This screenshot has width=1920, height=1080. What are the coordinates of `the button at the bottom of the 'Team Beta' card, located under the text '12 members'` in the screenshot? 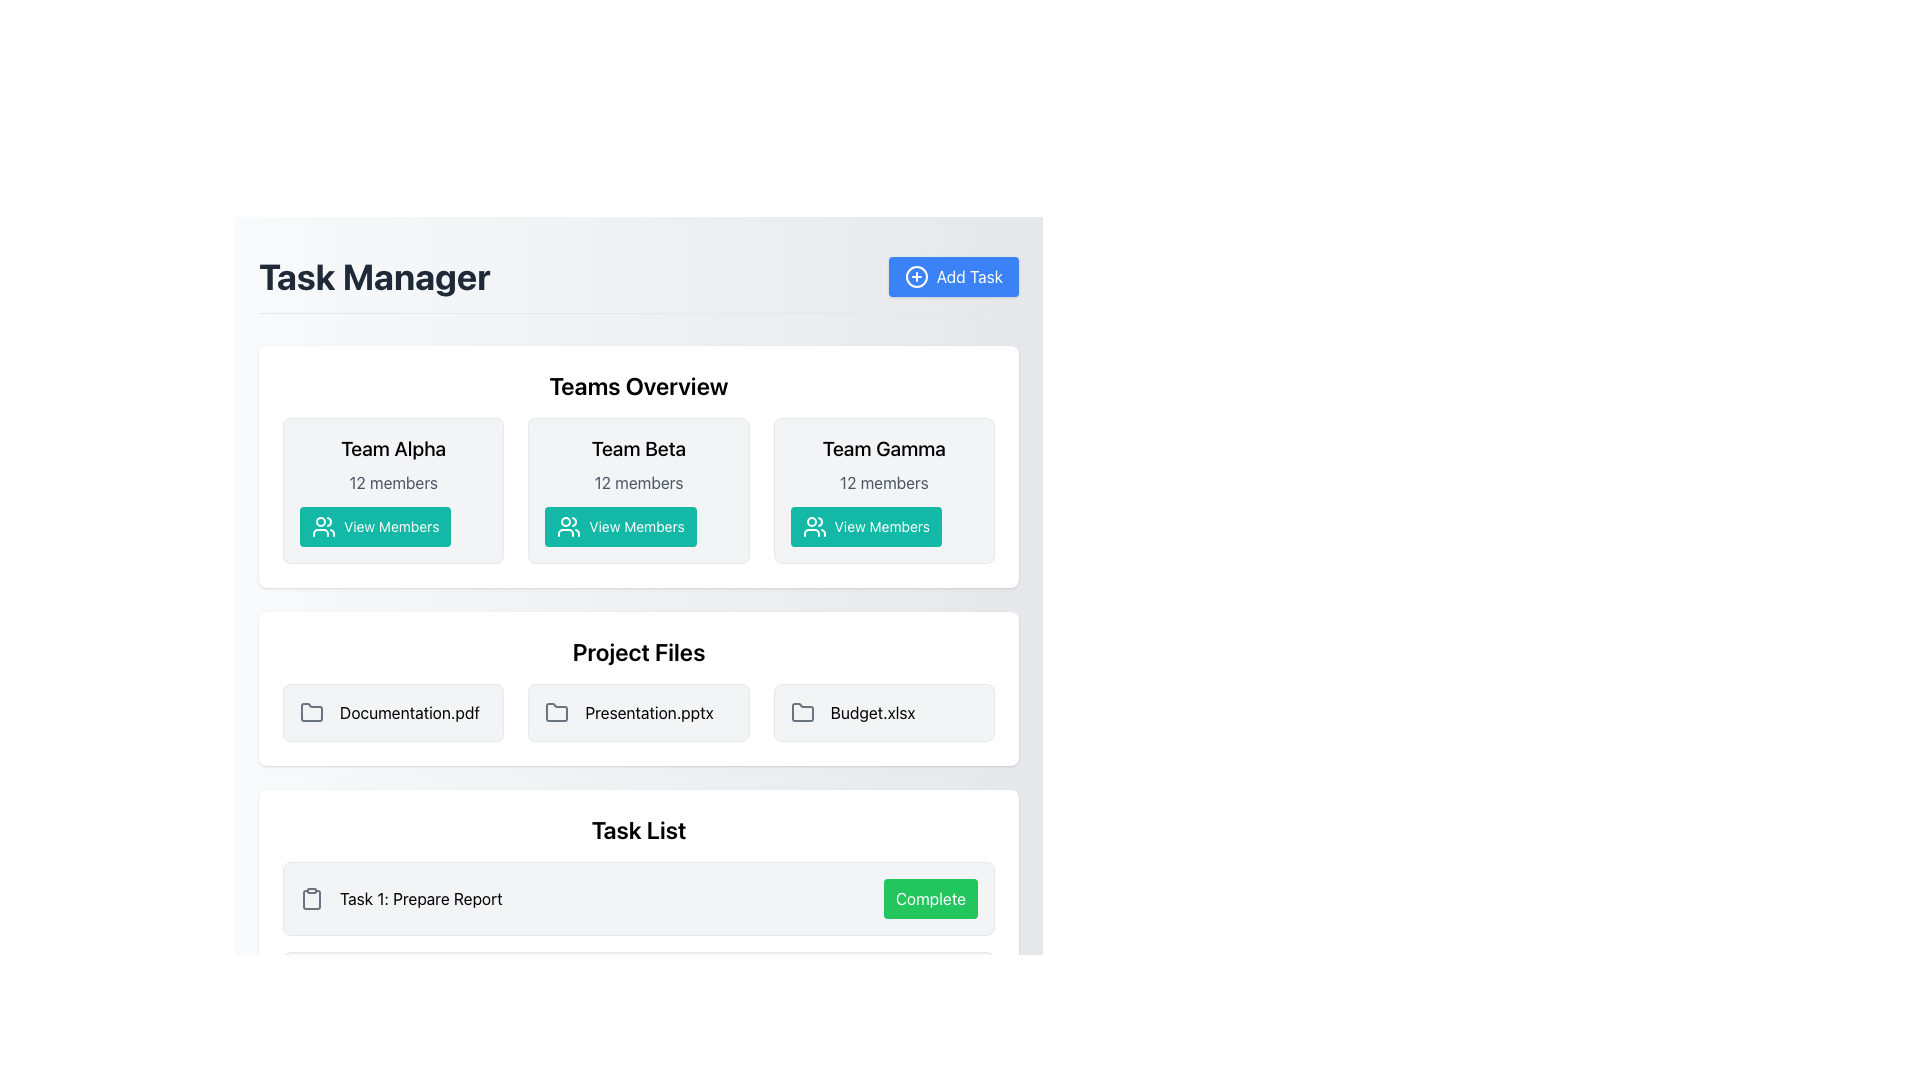 It's located at (620, 526).